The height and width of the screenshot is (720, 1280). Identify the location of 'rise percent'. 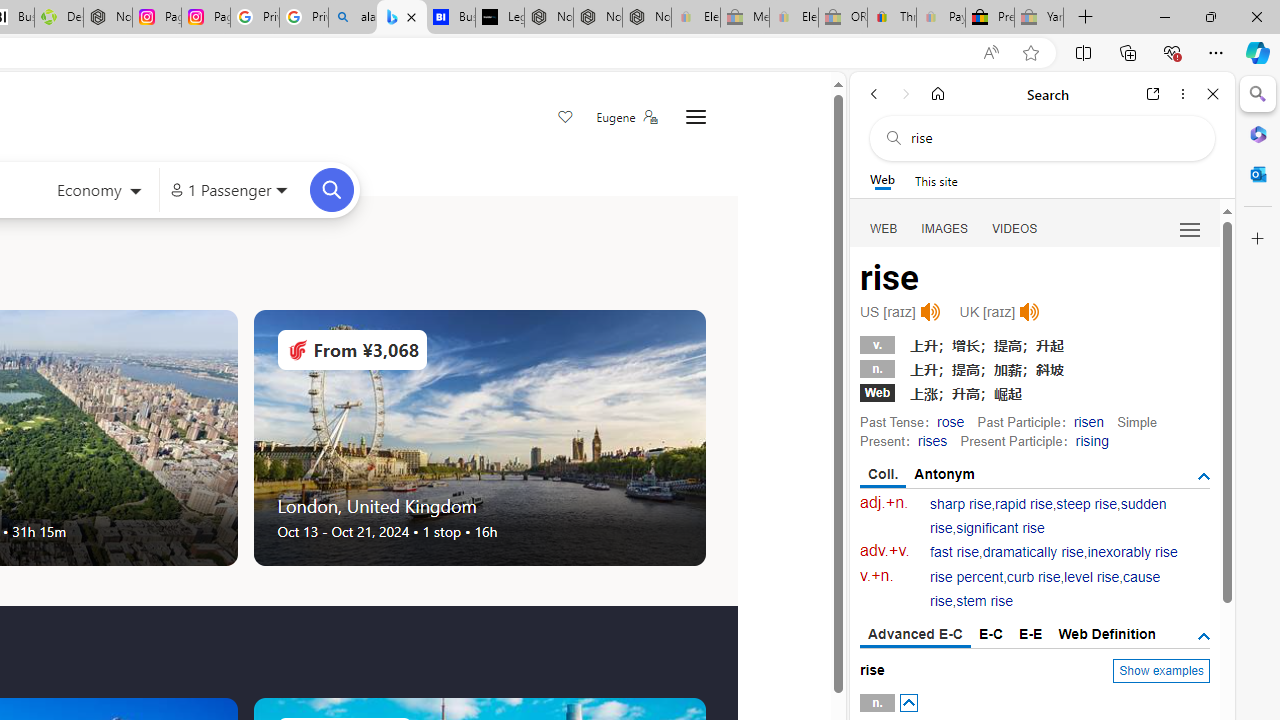
(967, 577).